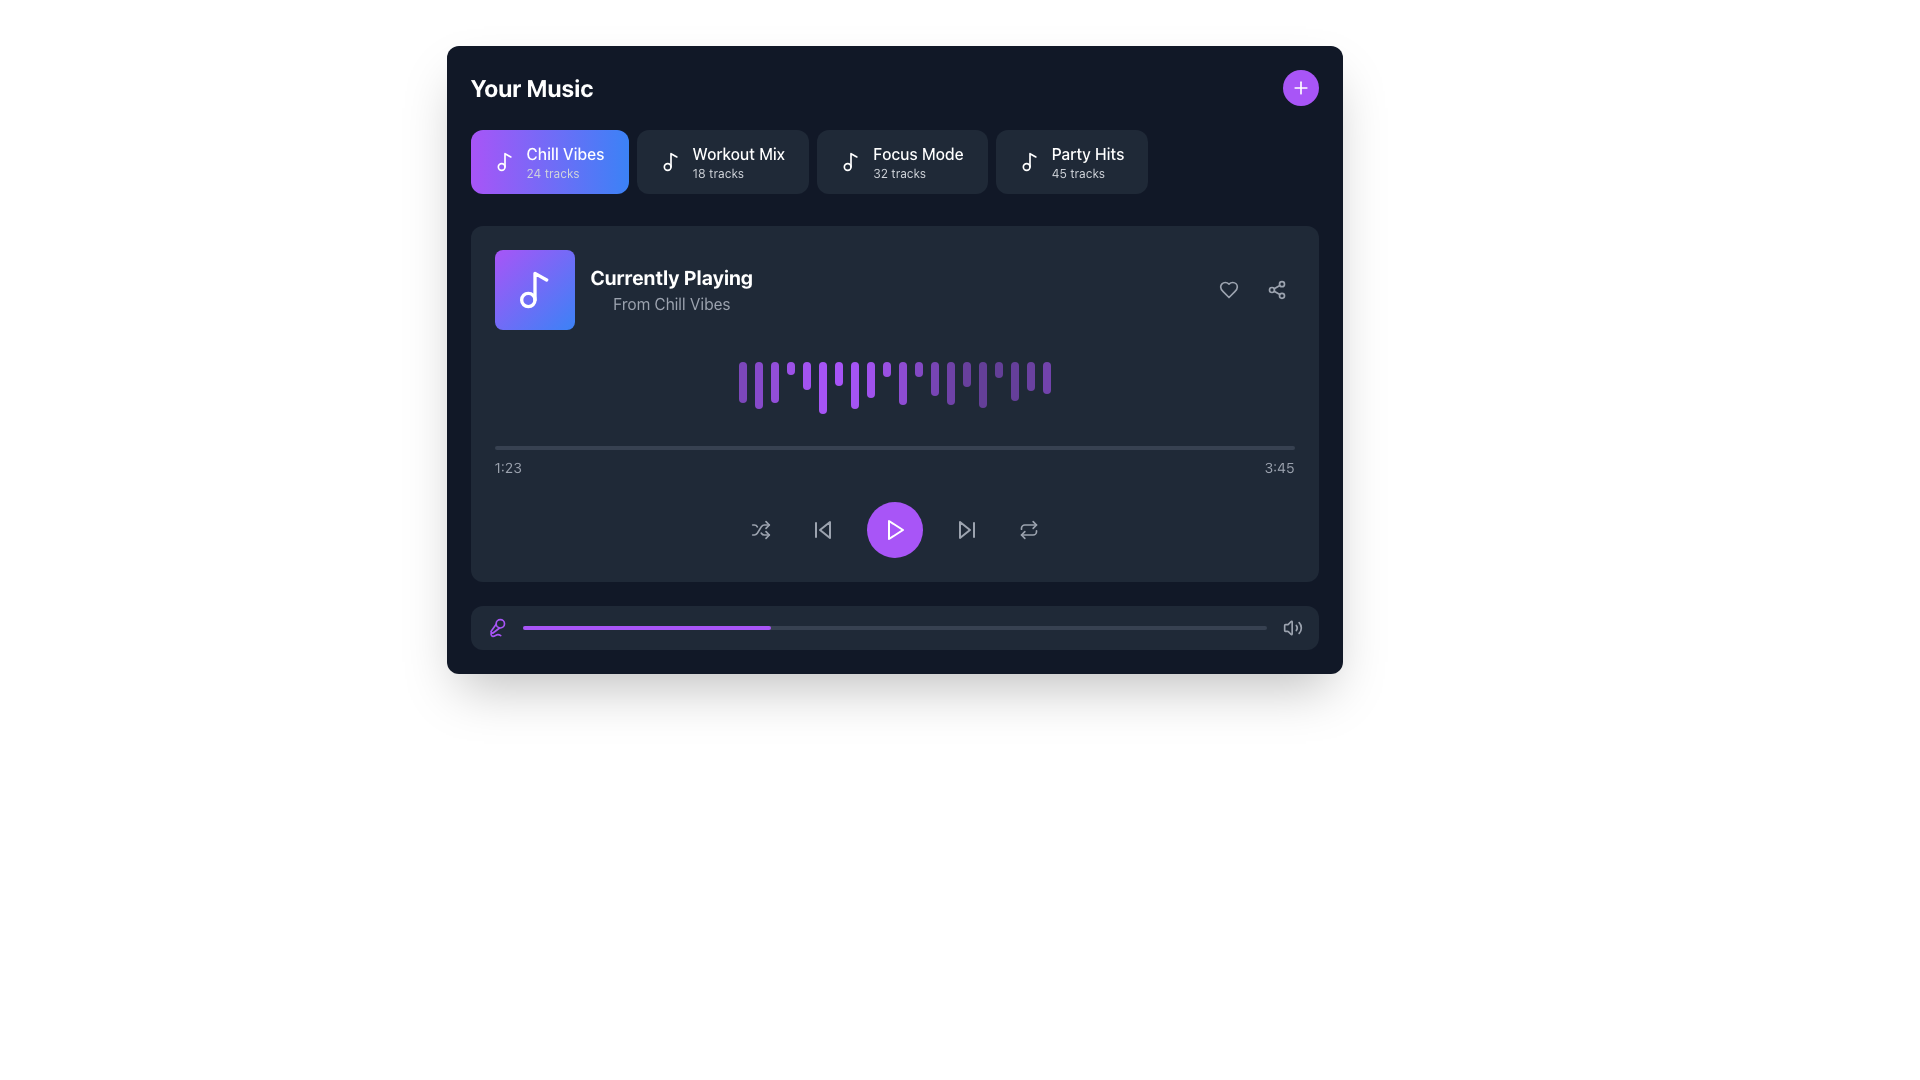 This screenshot has height=1080, width=1920. I want to click on the 'Party Hits' button, so click(1070, 161).